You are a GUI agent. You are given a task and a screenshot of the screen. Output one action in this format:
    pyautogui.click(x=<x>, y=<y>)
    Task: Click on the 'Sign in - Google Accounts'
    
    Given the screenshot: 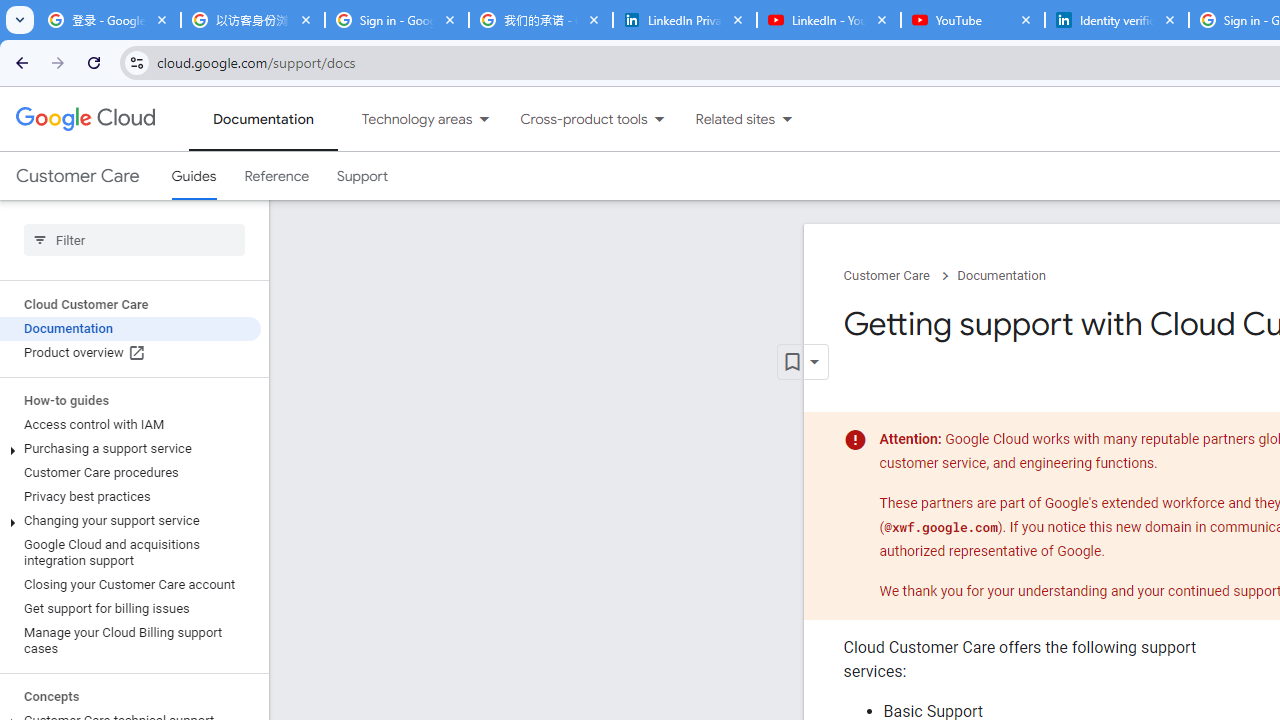 What is the action you would take?
    pyautogui.click(x=396, y=20)
    